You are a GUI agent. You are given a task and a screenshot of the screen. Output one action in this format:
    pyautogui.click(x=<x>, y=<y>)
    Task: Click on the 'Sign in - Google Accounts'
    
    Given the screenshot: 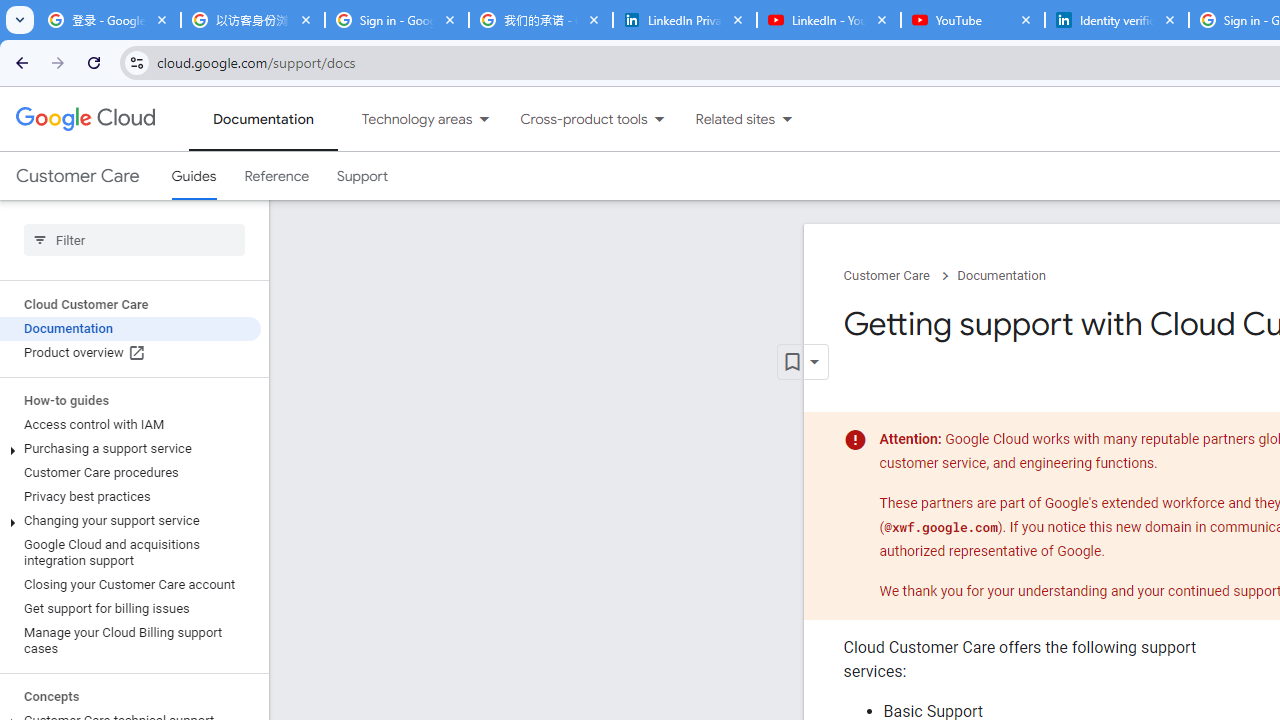 What is the action you would take?
    pyautogui.click(x=396, y=20)
    